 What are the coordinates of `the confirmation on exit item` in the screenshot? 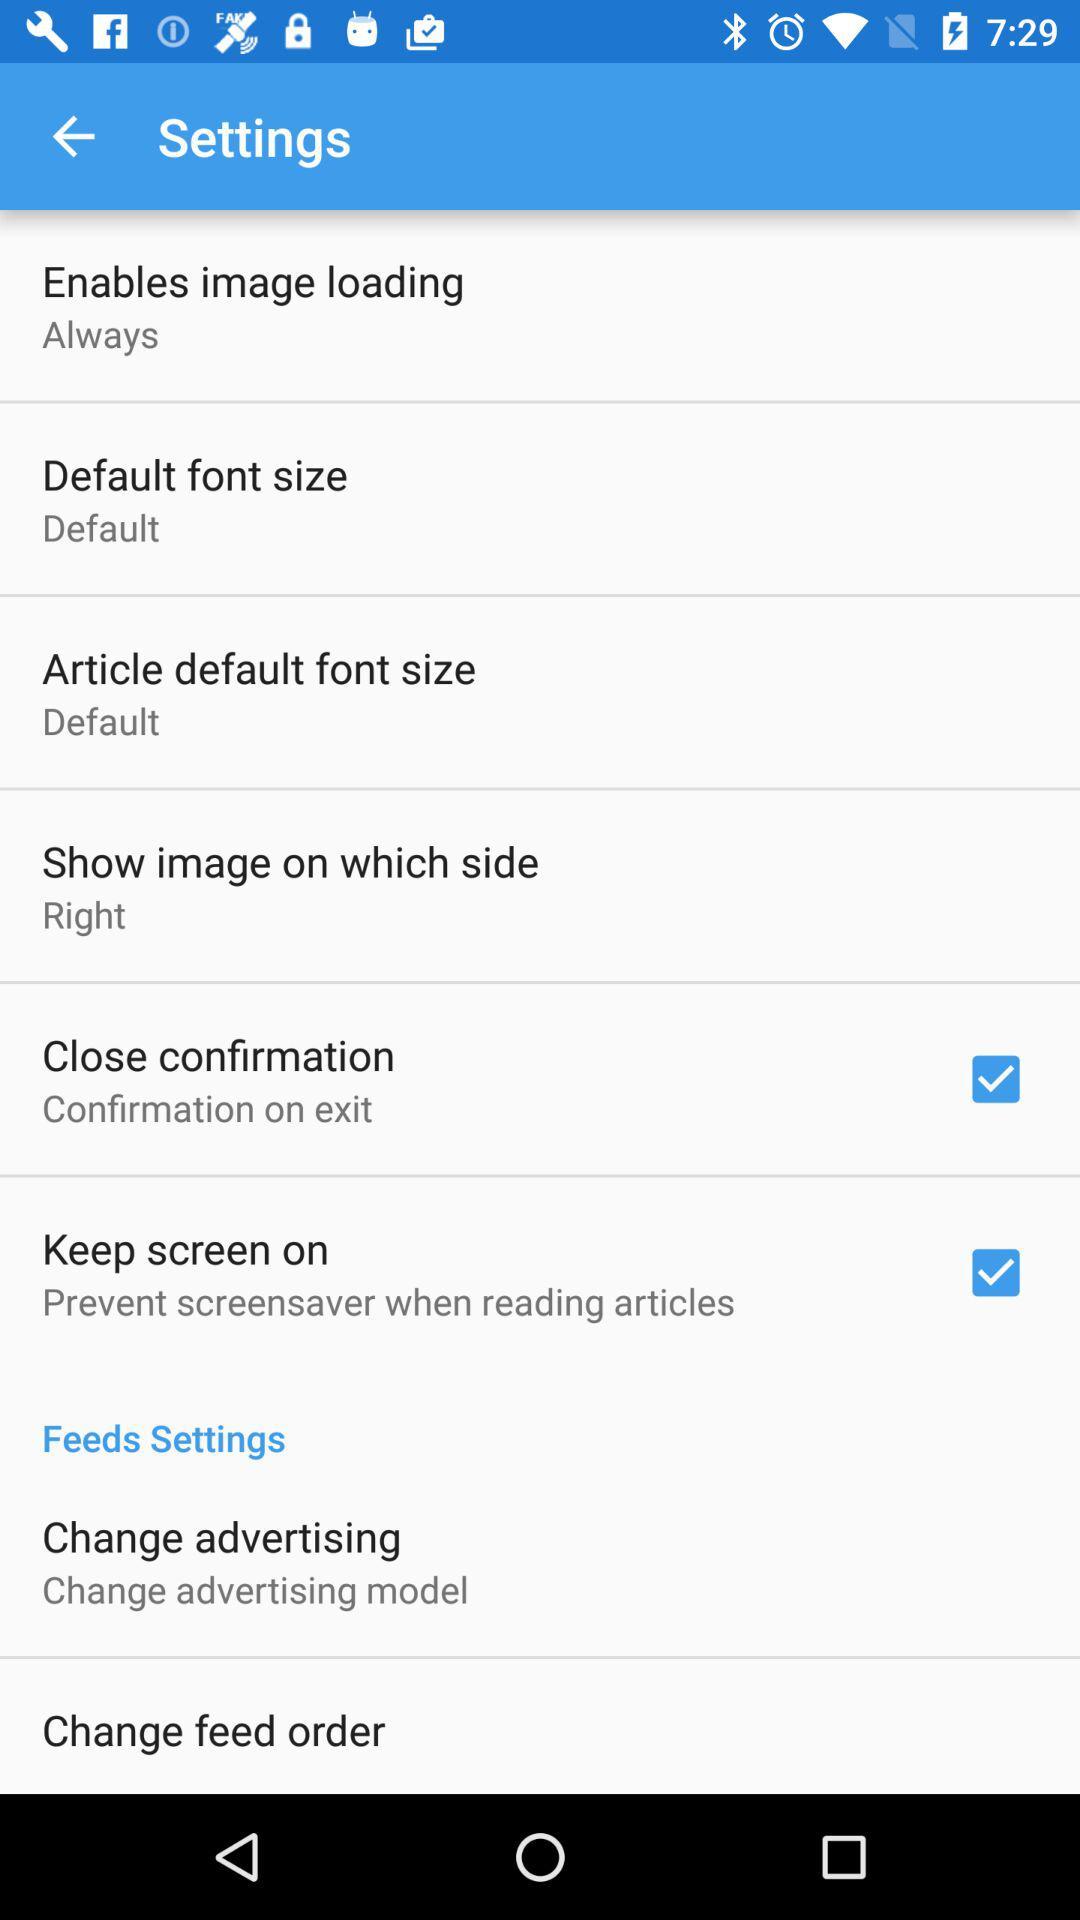 It's located at (207, 1106).